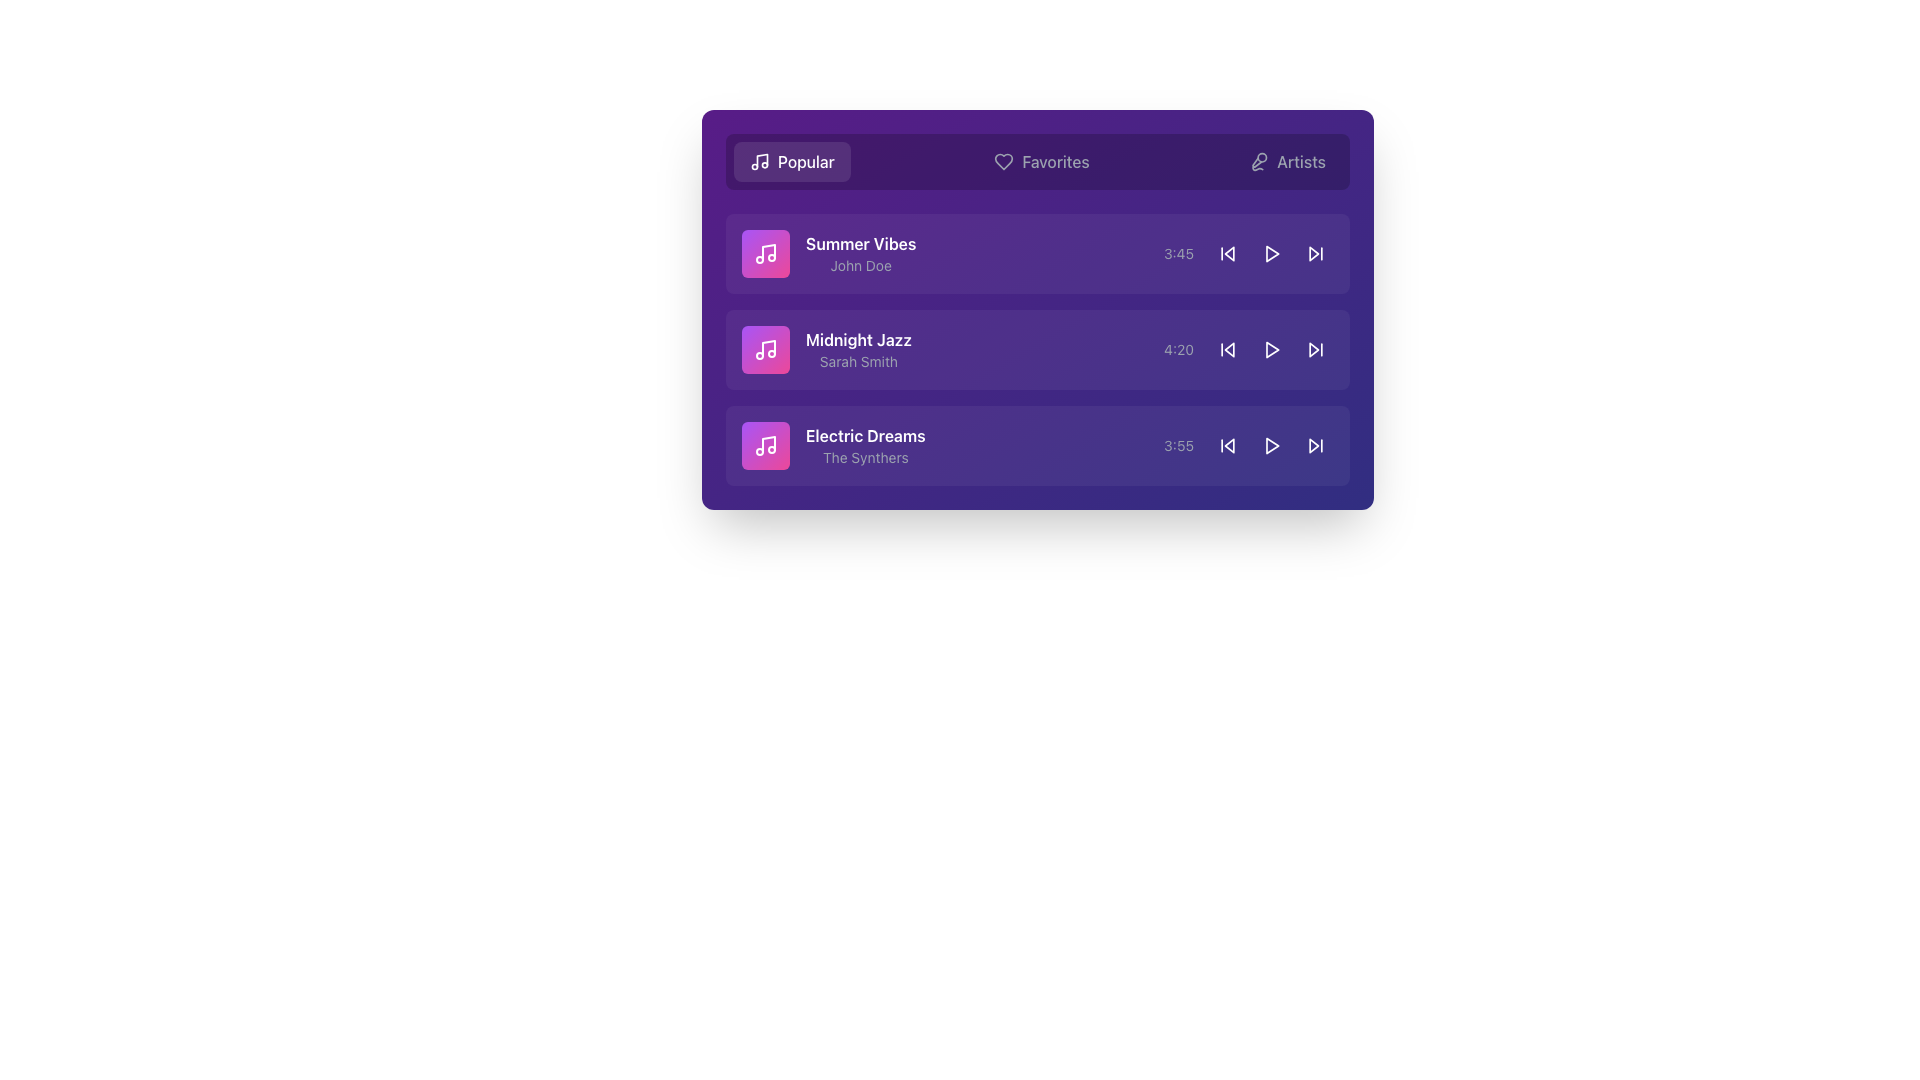 The height and width of the screenshot is (1080, 1920). Describe the element at coordinates (1040, 161) in the screenshot. I see `the button in the navigation panel that filters the displayed content` at that location.